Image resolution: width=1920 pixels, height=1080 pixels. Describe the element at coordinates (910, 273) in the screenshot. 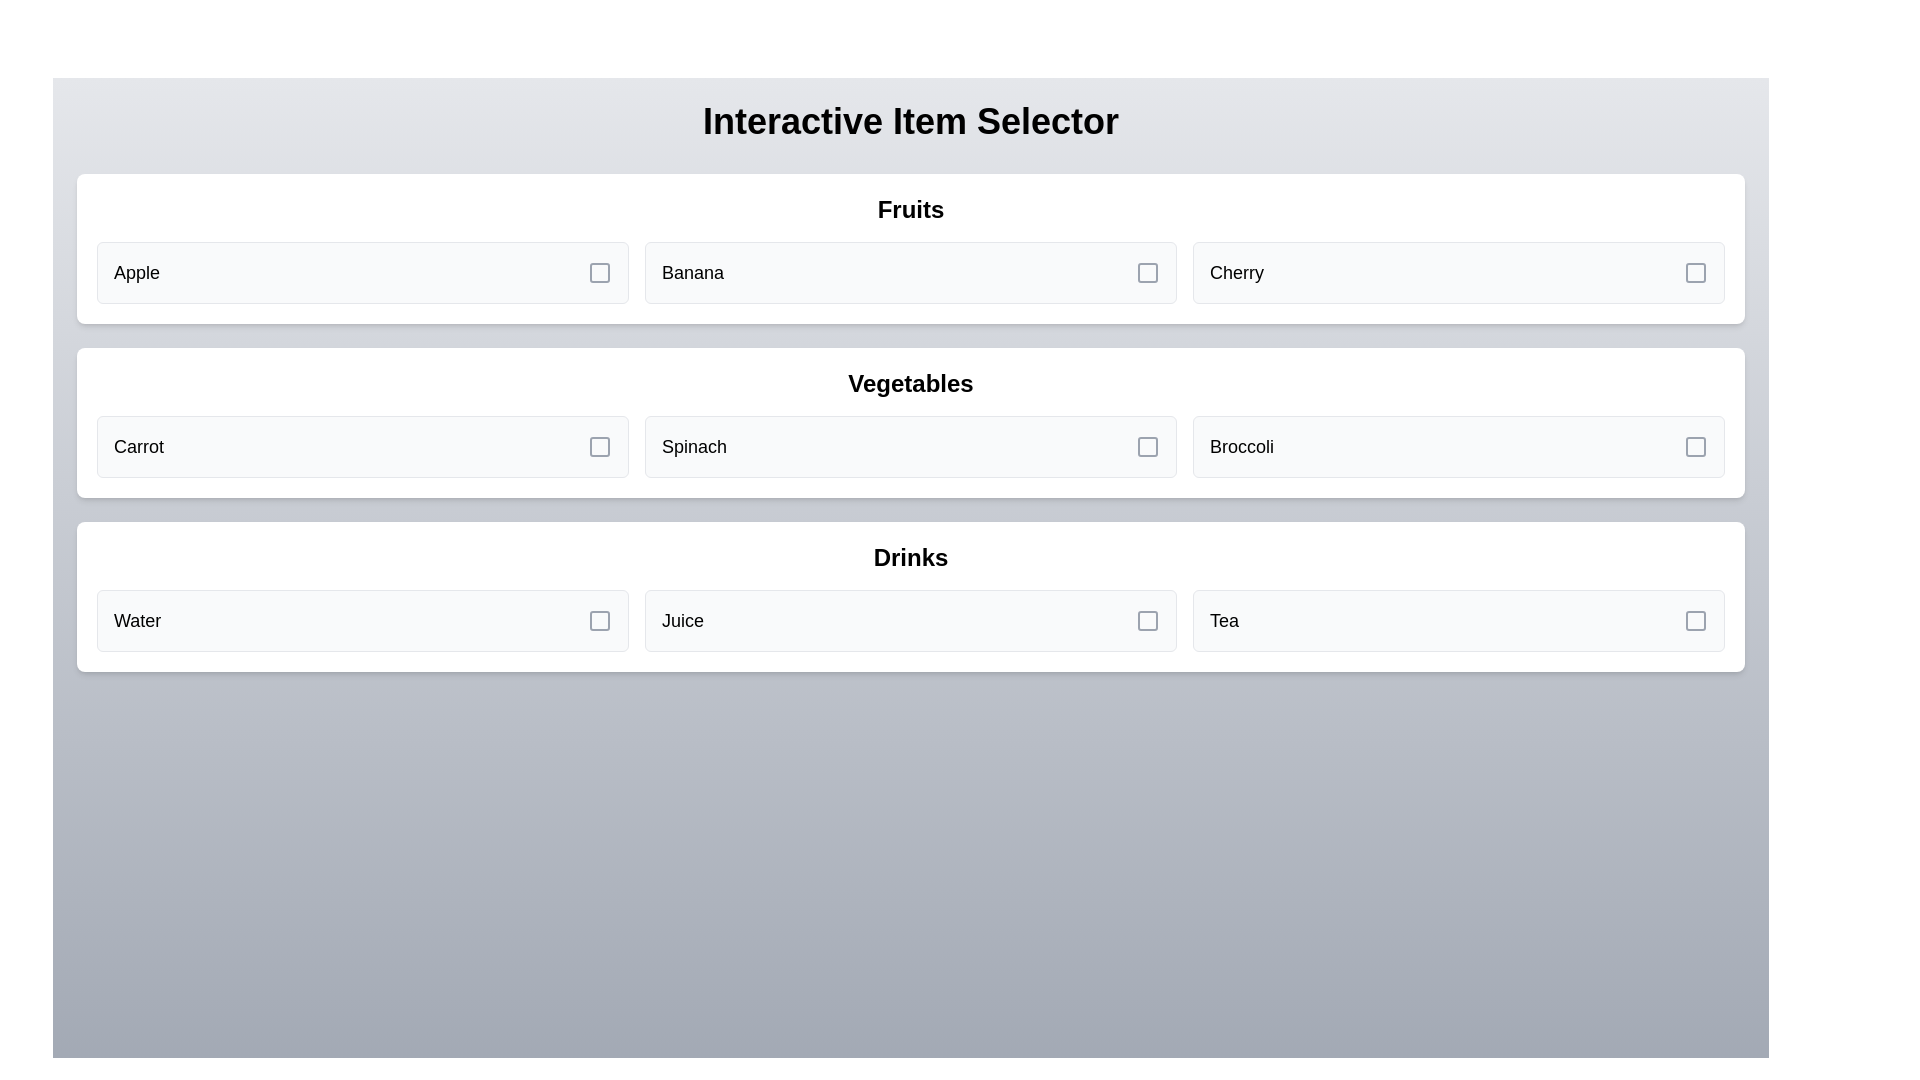

I see `the item Banana from the grid` at that location.